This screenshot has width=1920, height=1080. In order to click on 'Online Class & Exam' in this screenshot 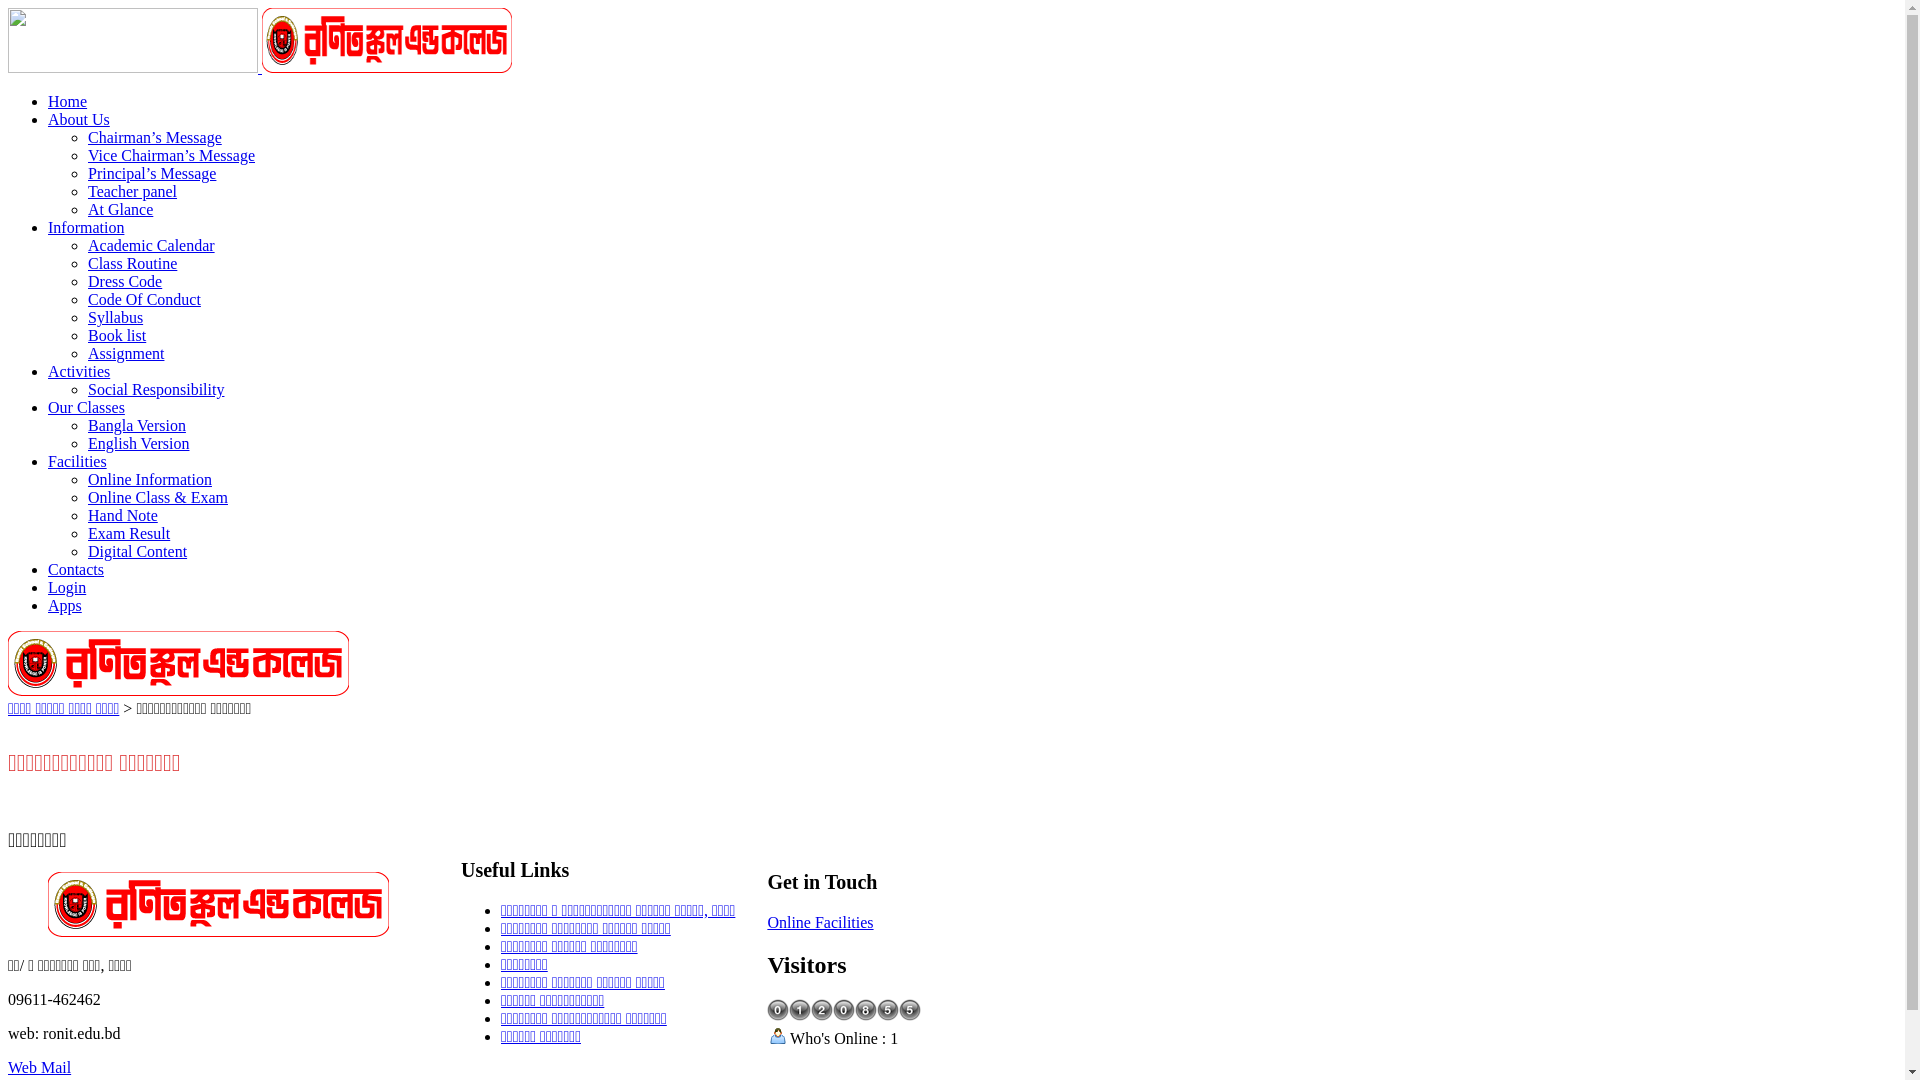, I will do `click(157, 496)`.